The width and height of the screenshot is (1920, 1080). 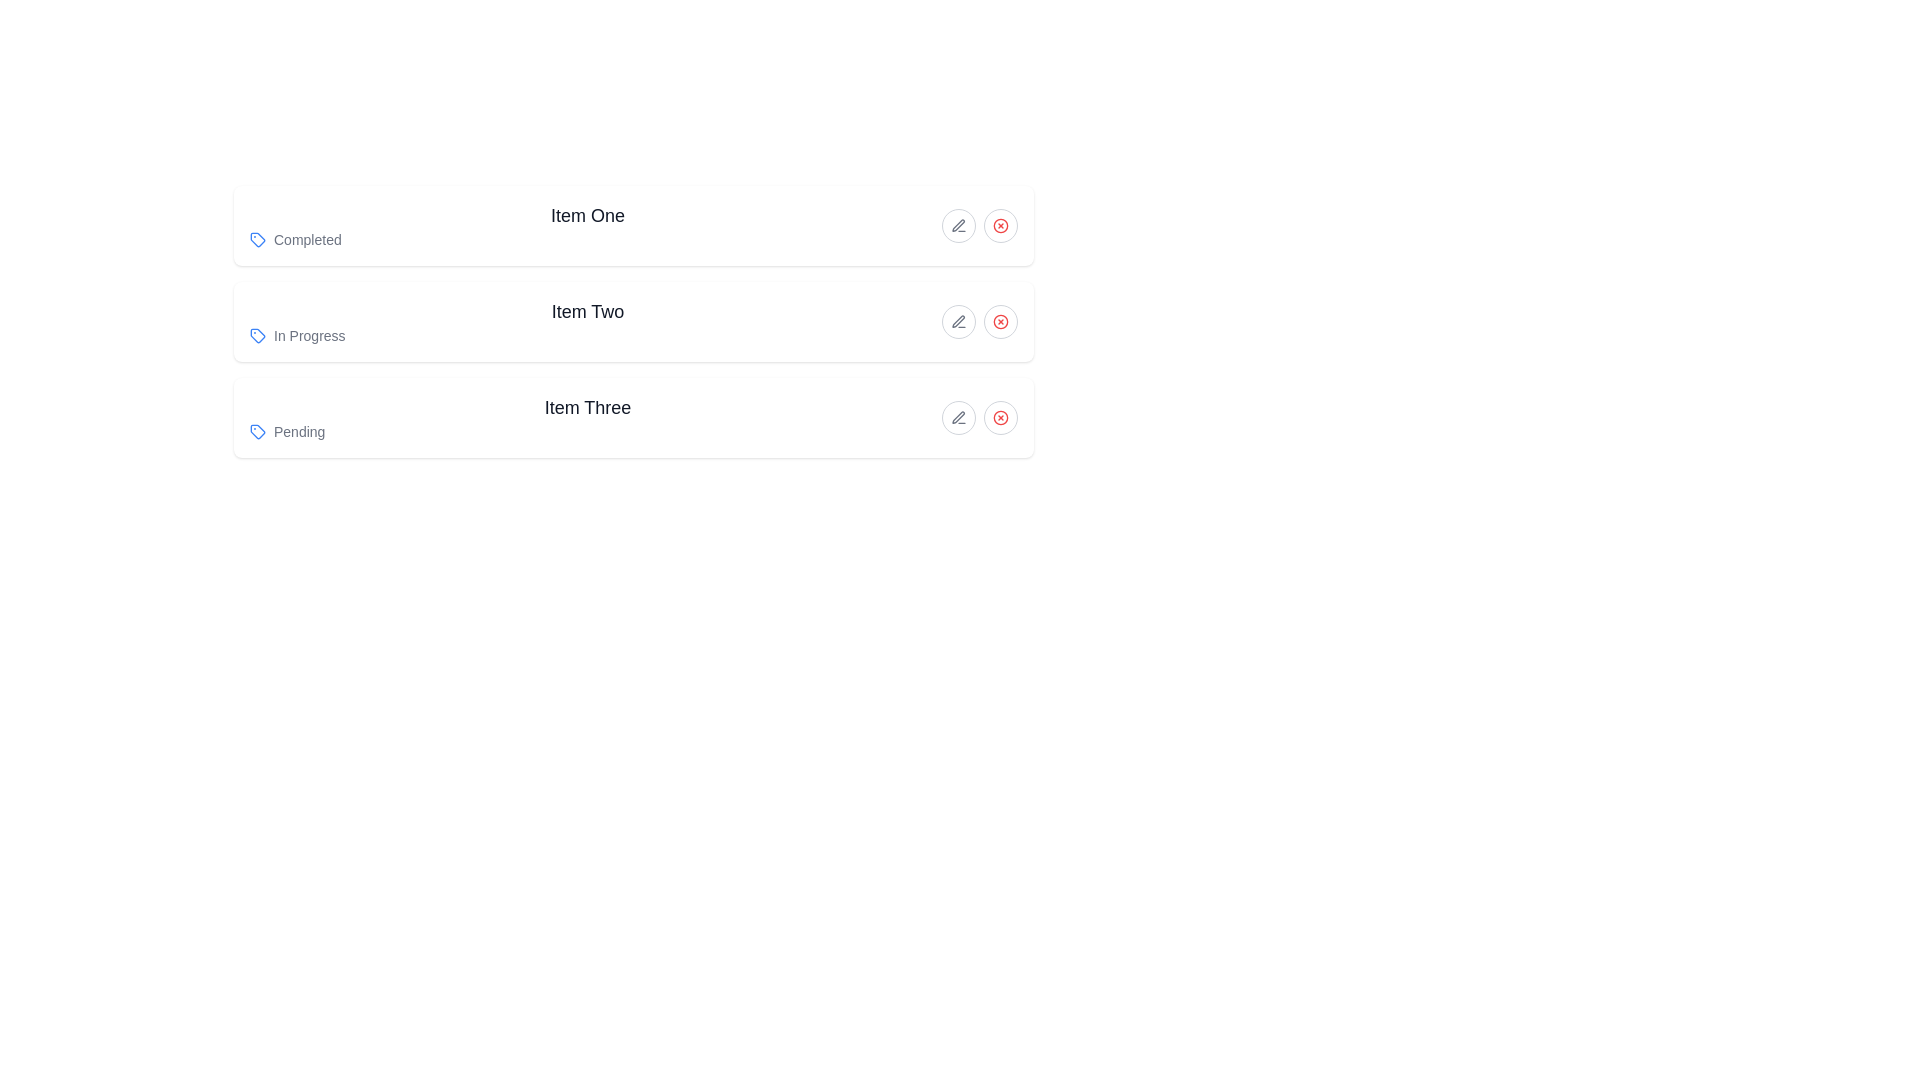 What do you see at coordinates (306, 238) in the screenshot?
I see `the text label displaying the word 'Completed', which is positioned next to a small blue tag-shaped icon in a horizontal grouping at the topmost item in a vertical list` at bounding box center [306, 238].